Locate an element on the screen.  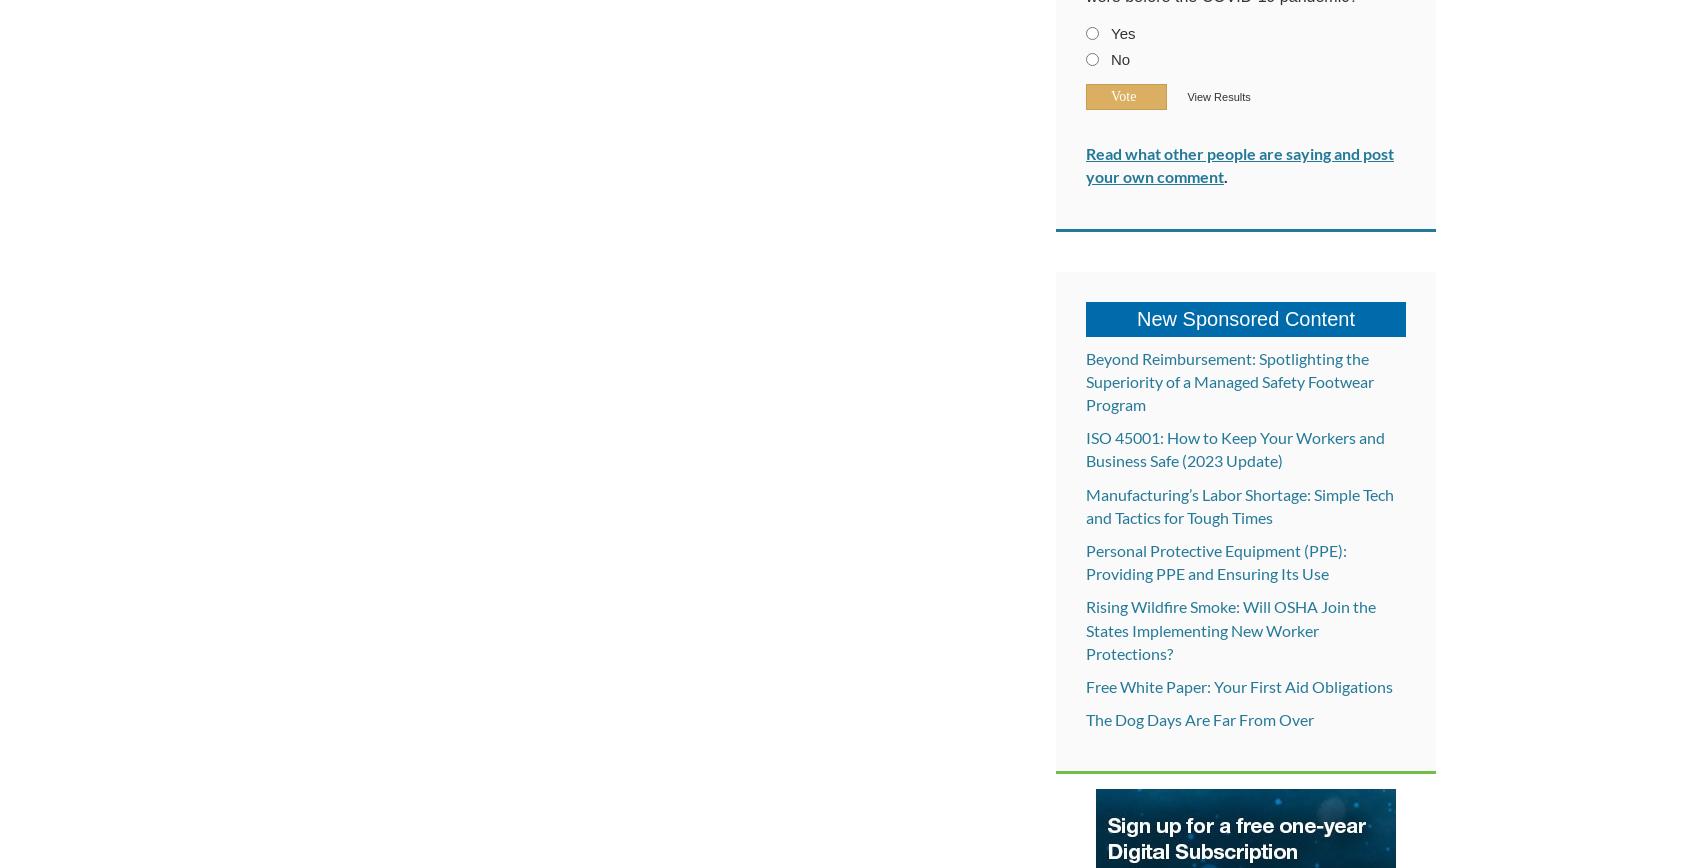
'Read what other people are saying and post your own comment' is located at coordinates (1240, 165).